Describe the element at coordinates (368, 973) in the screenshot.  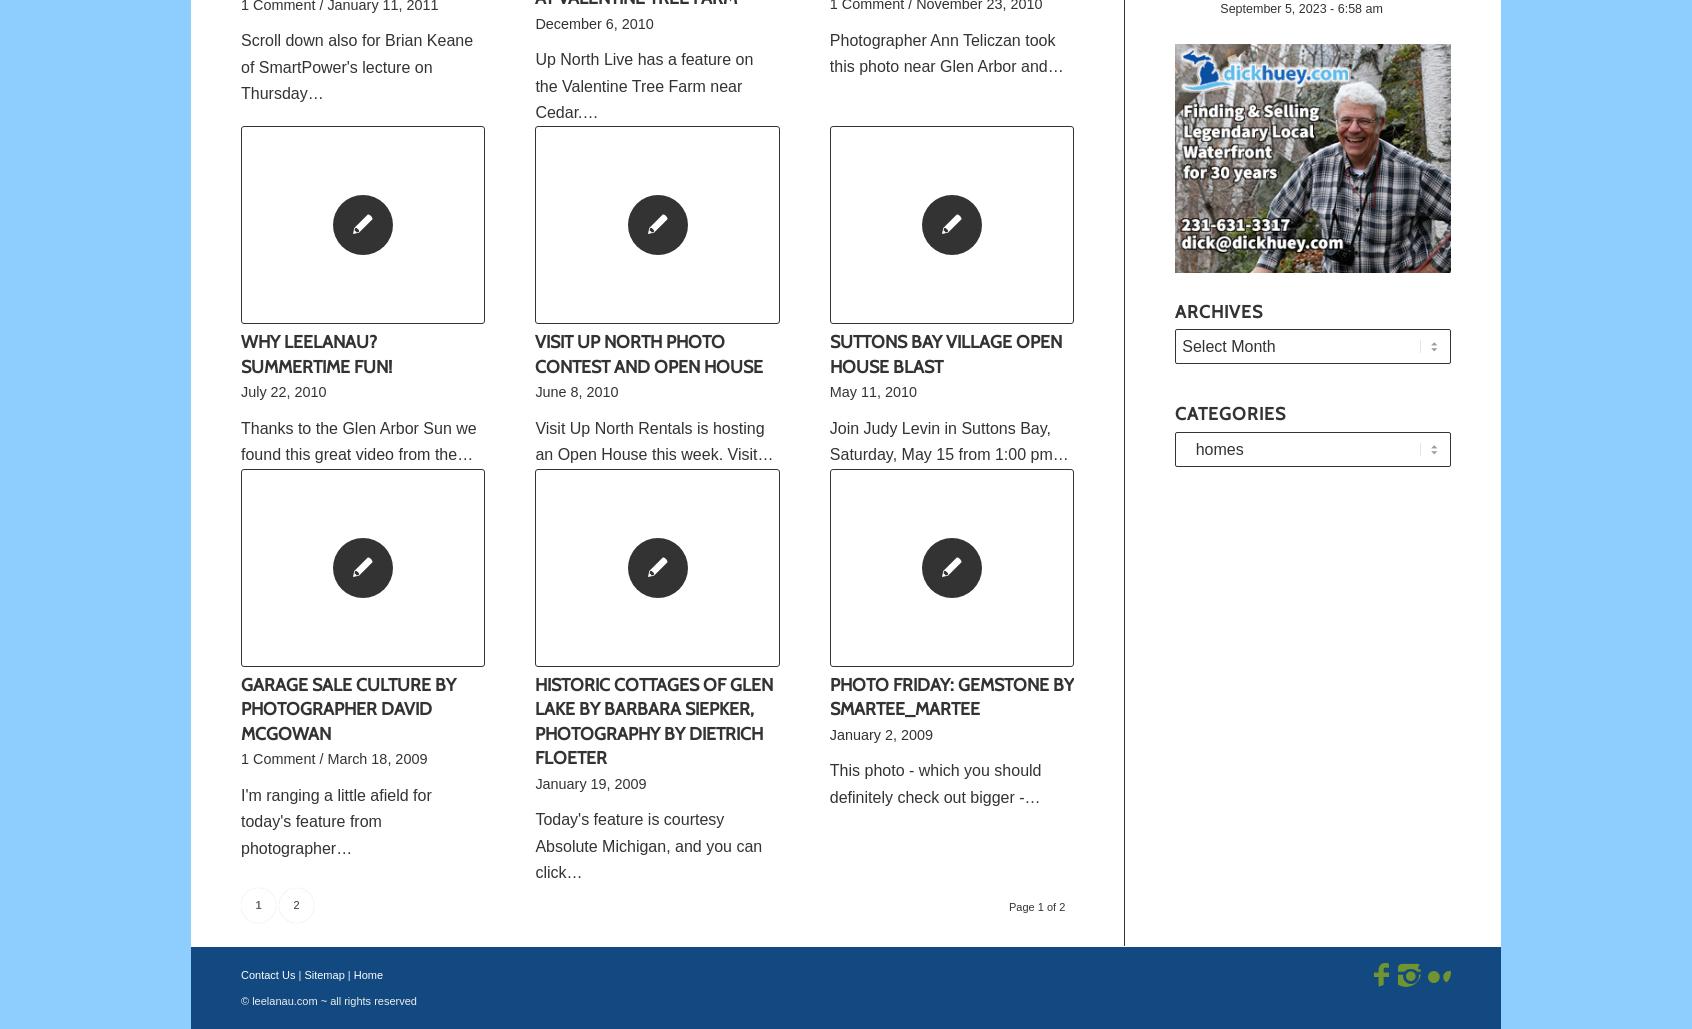
I see `'Home'` at that location.